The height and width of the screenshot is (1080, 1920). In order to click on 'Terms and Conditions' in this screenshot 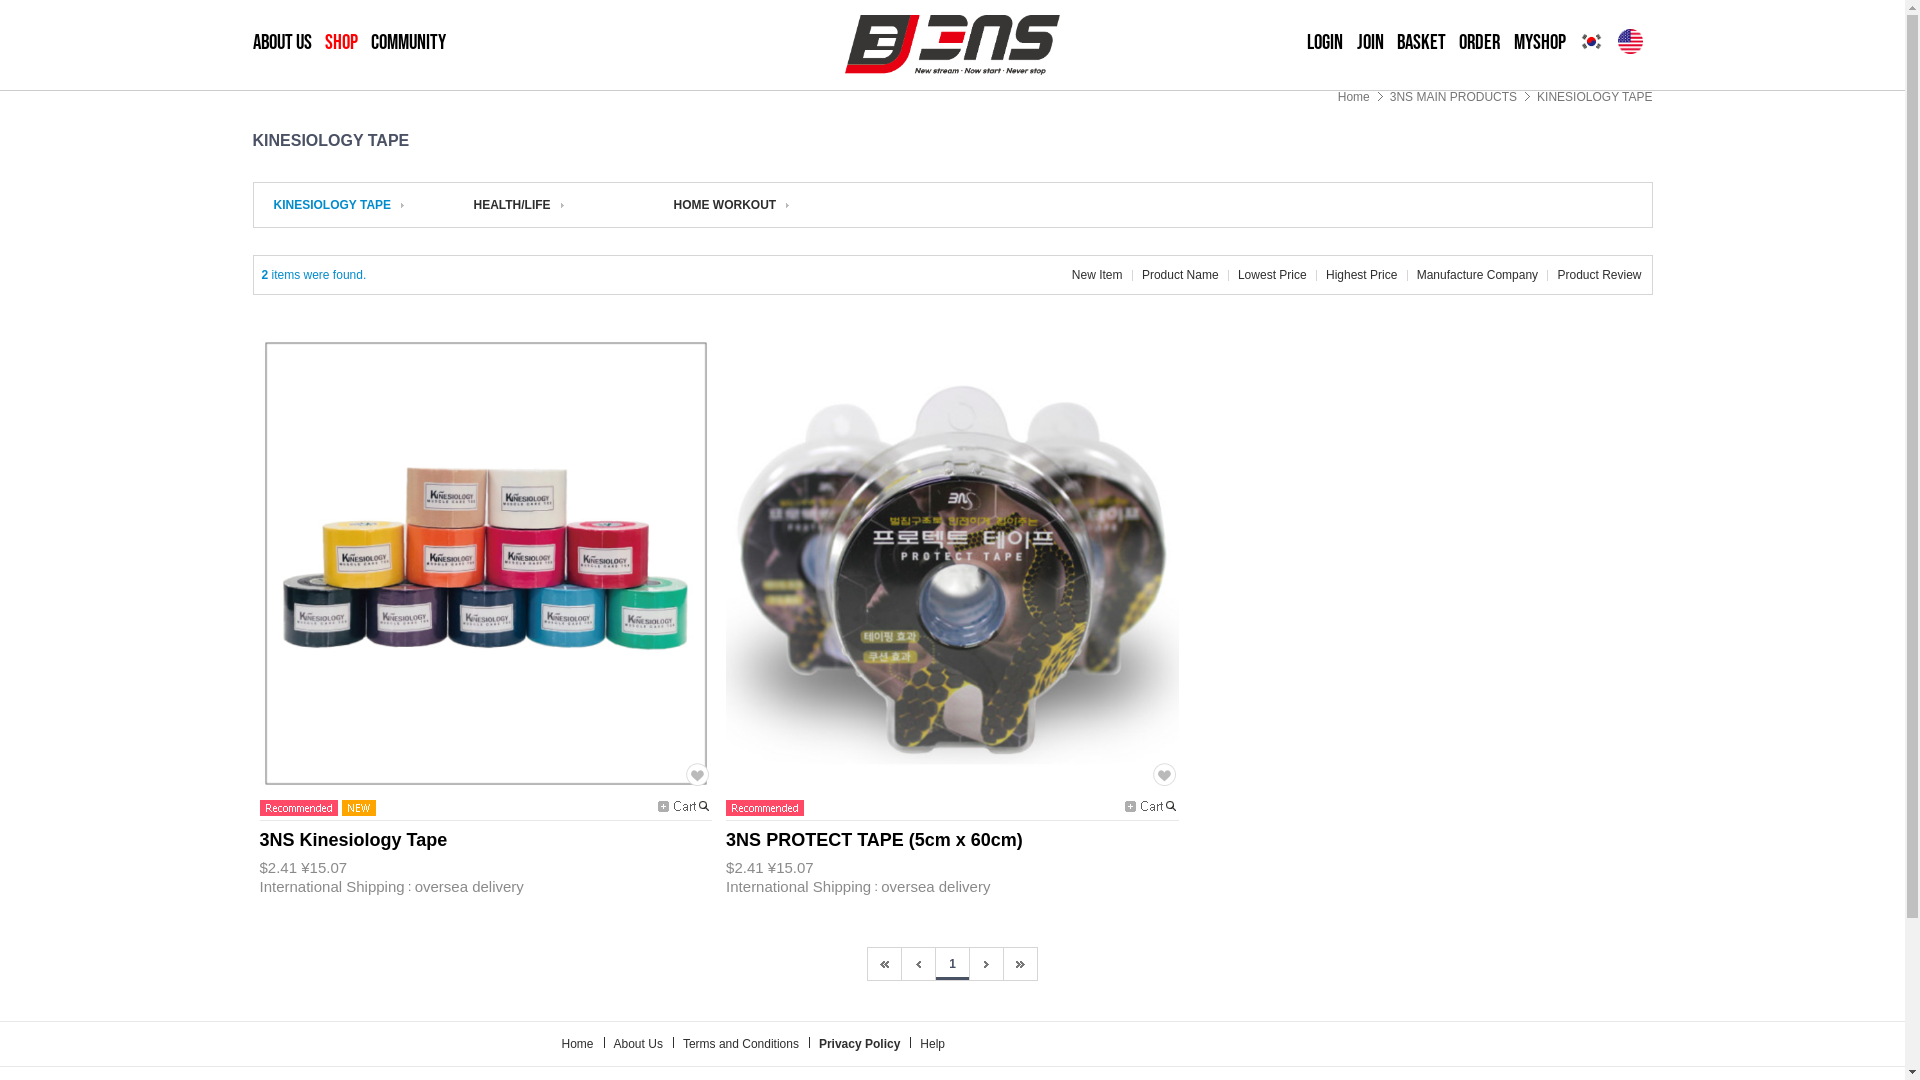, I will do `click(682, 1043)`.